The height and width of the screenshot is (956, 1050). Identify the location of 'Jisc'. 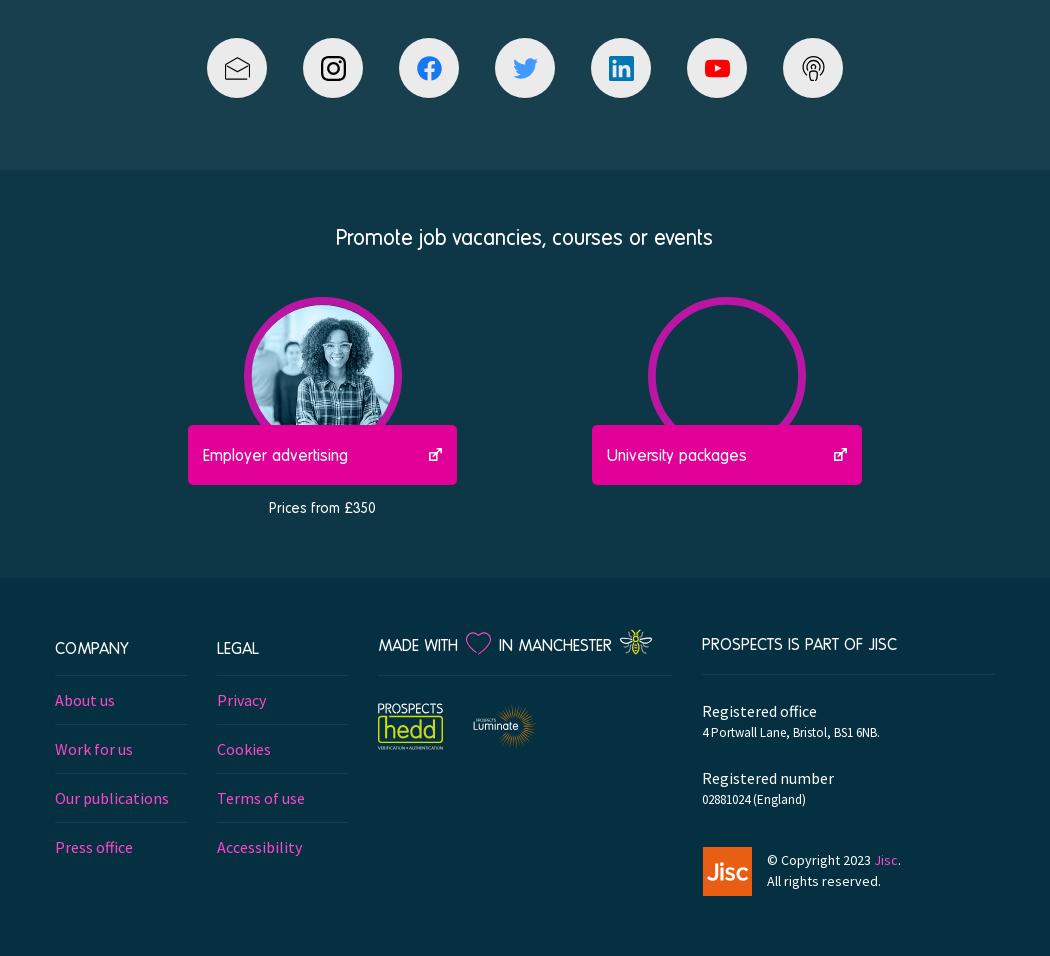
(884, 858).